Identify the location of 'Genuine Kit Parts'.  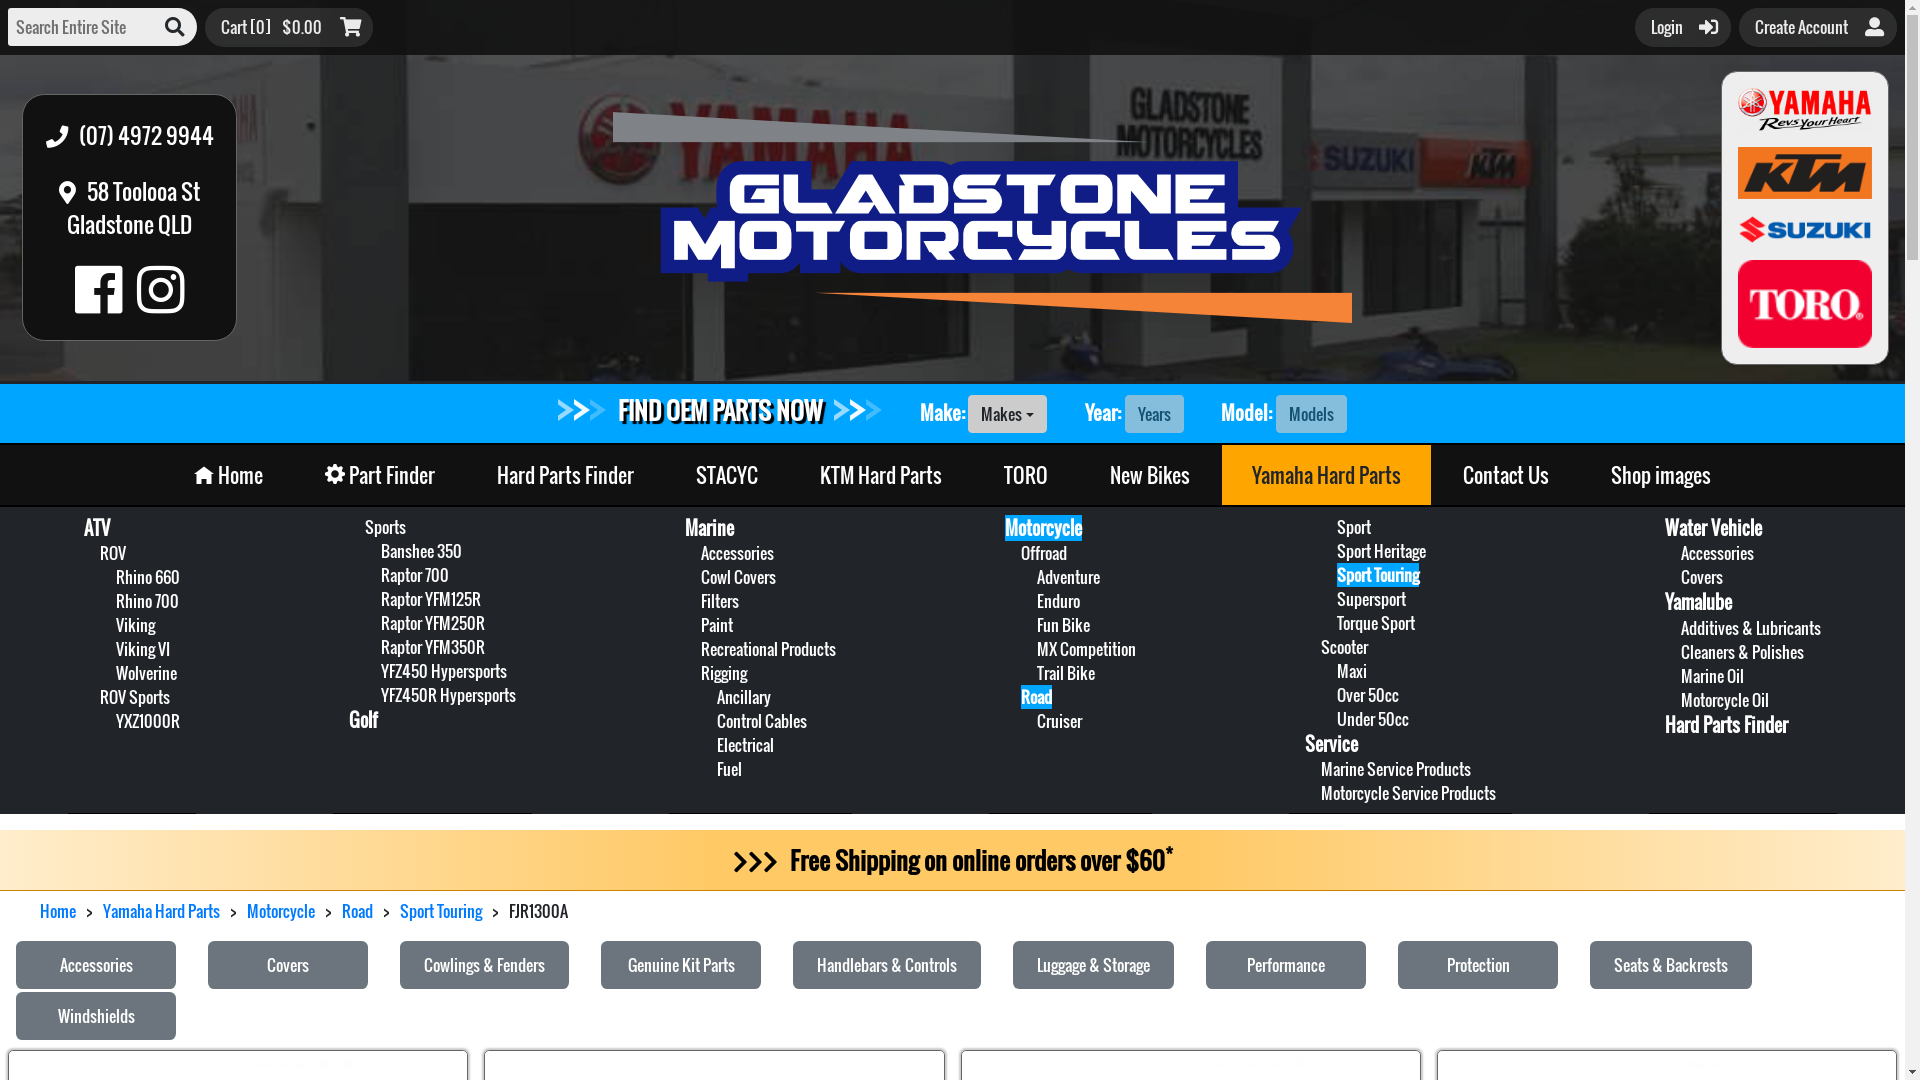
(681, 963).